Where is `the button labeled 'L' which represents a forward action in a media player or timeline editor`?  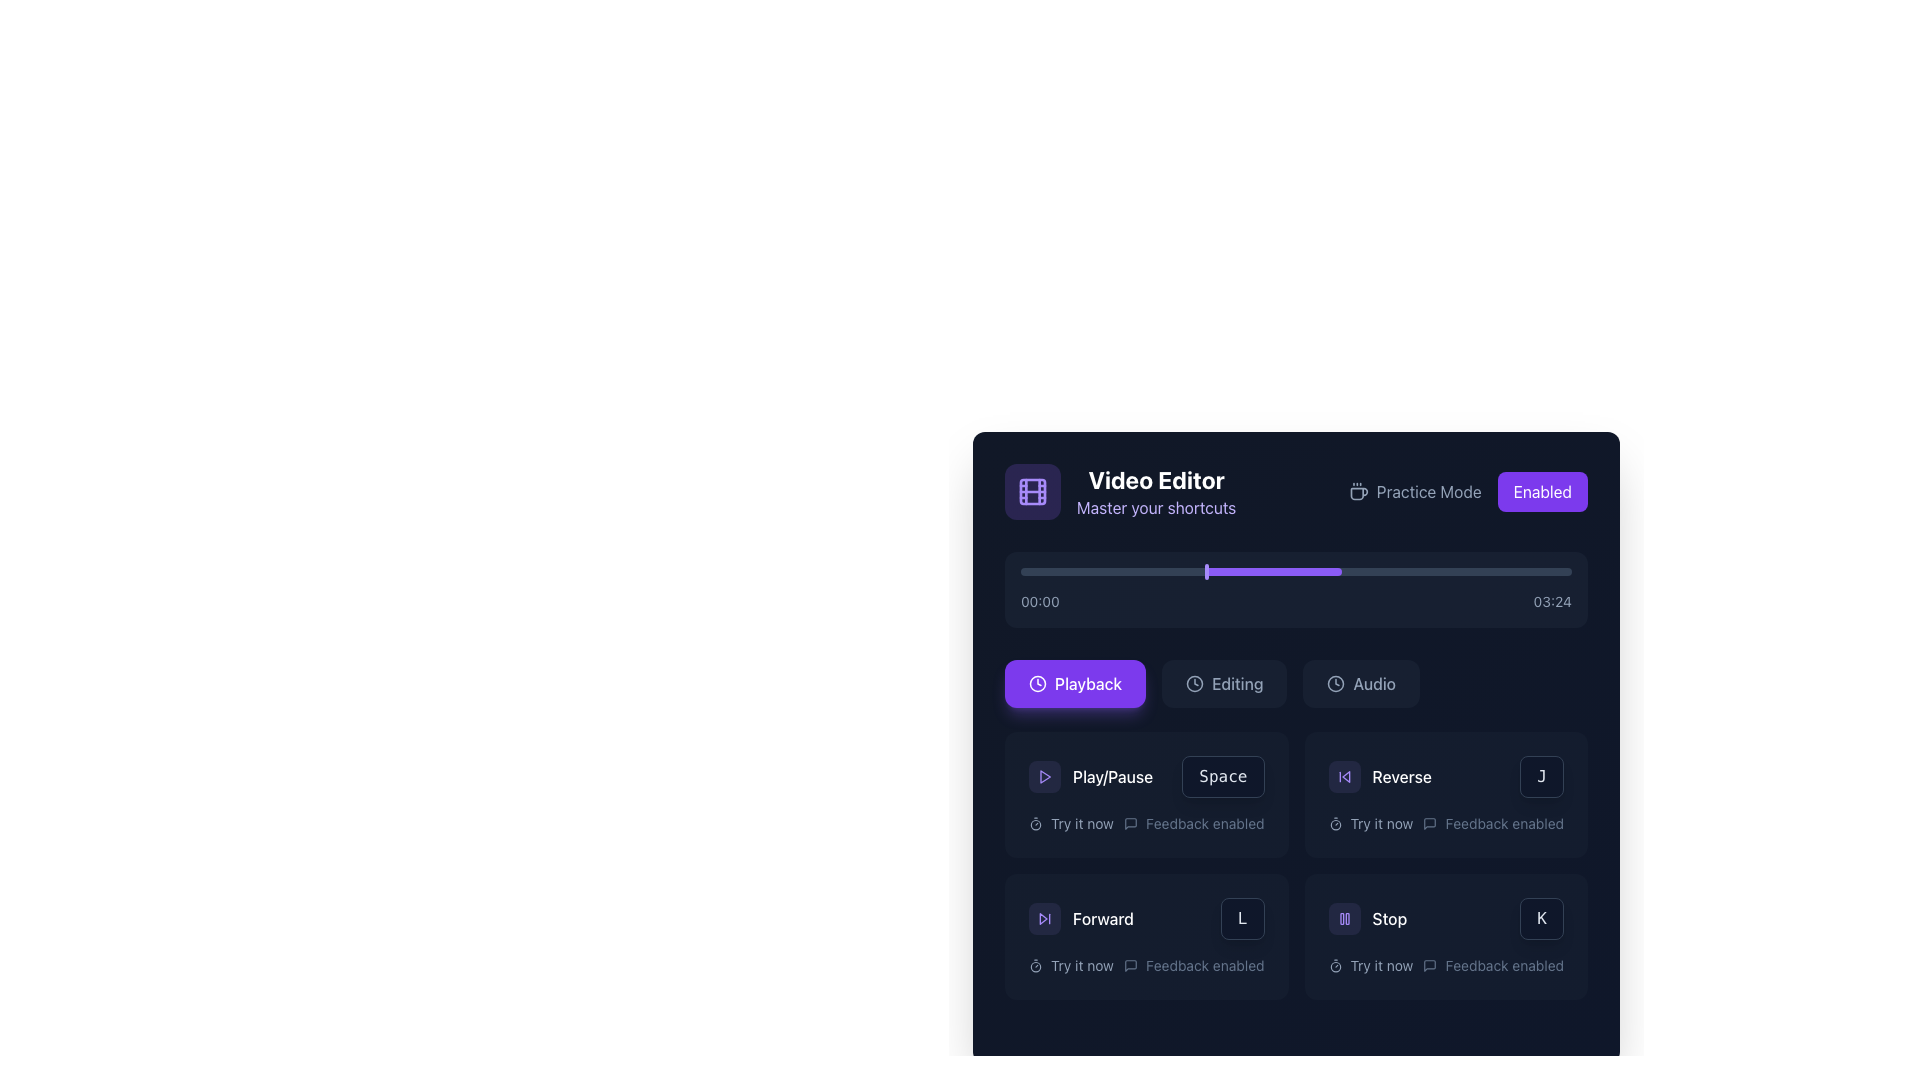 the button labeled 'L' which represents a forward action in a media player or timeline editor is located at coordinates (1146, 918).